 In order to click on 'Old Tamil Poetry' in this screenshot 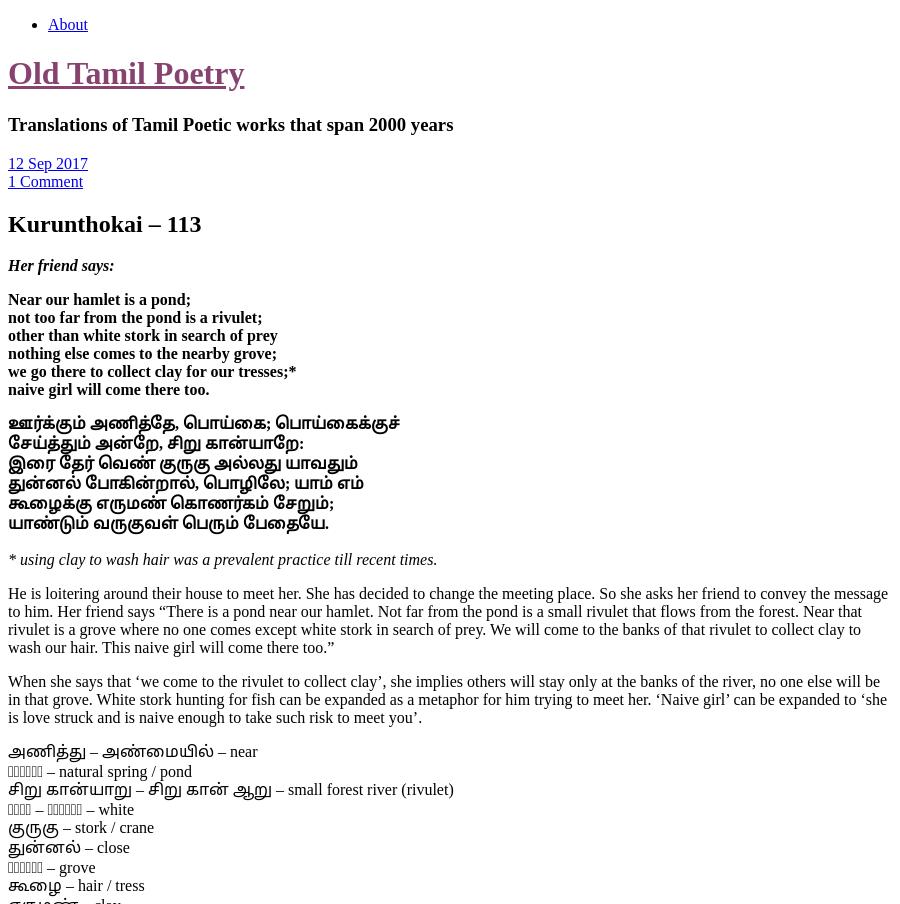, I will do `click(126, 73)`.